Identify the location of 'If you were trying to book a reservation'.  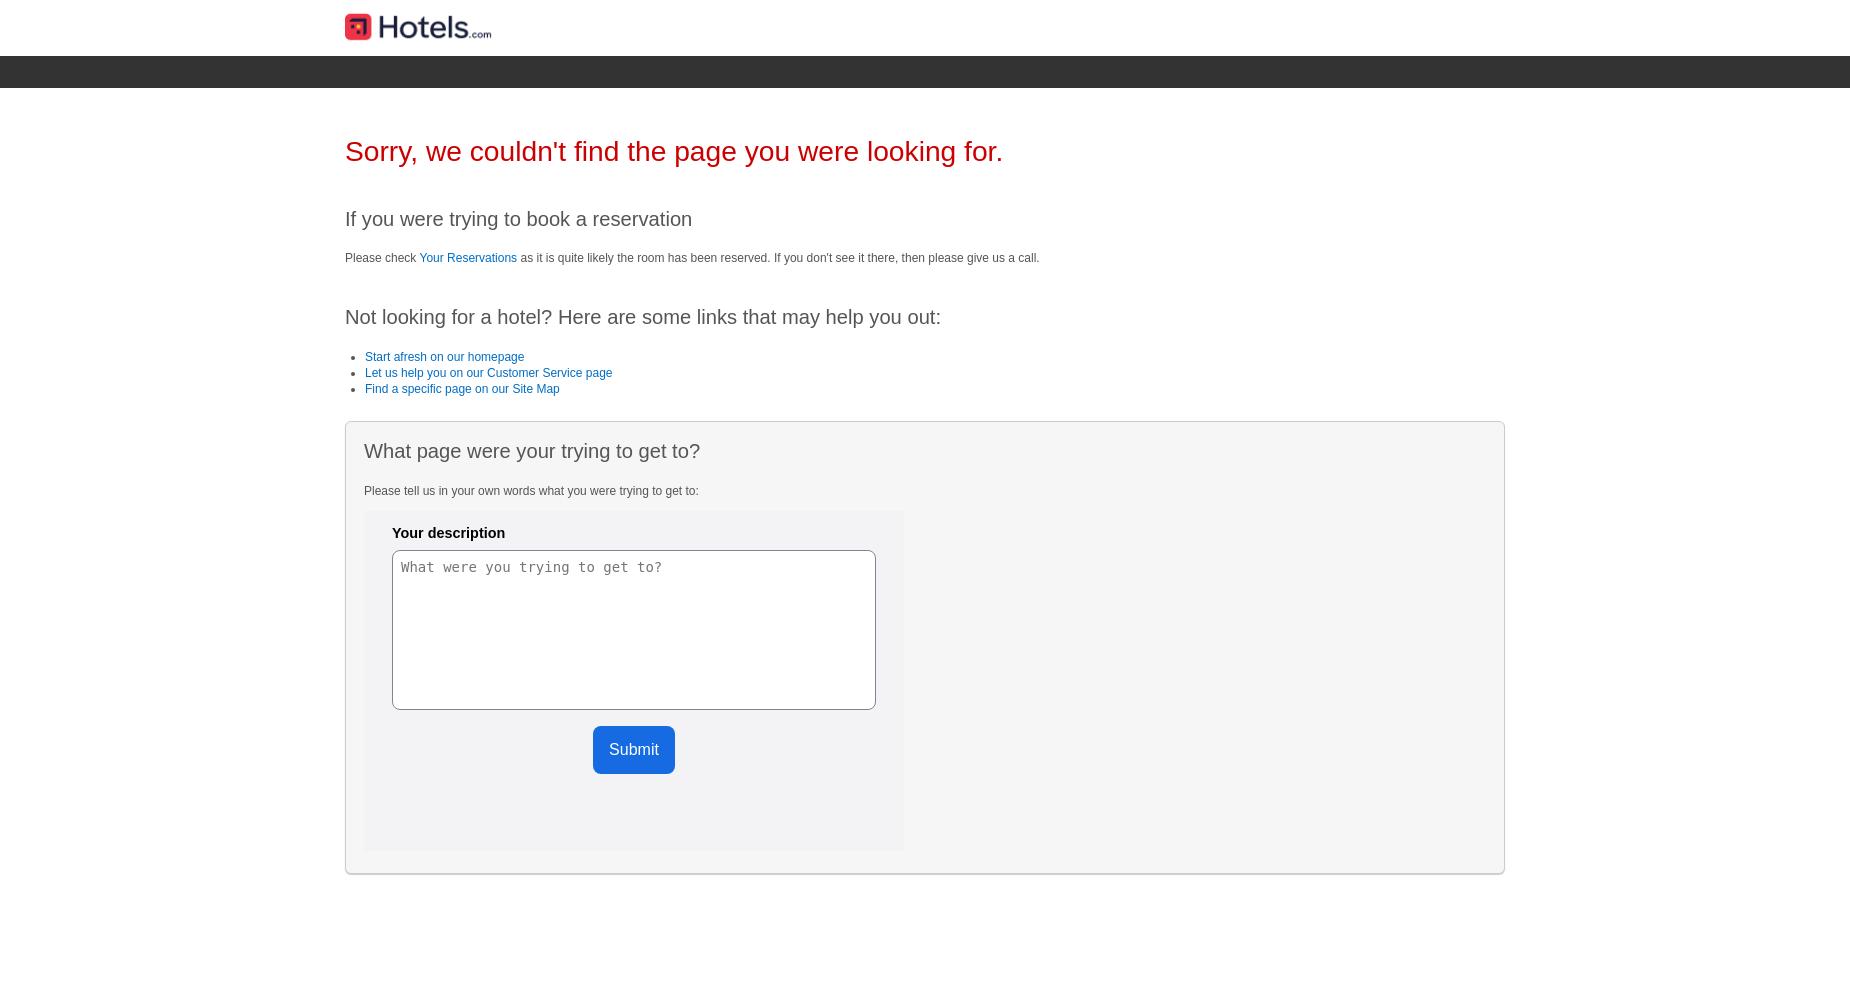
(518, 217).